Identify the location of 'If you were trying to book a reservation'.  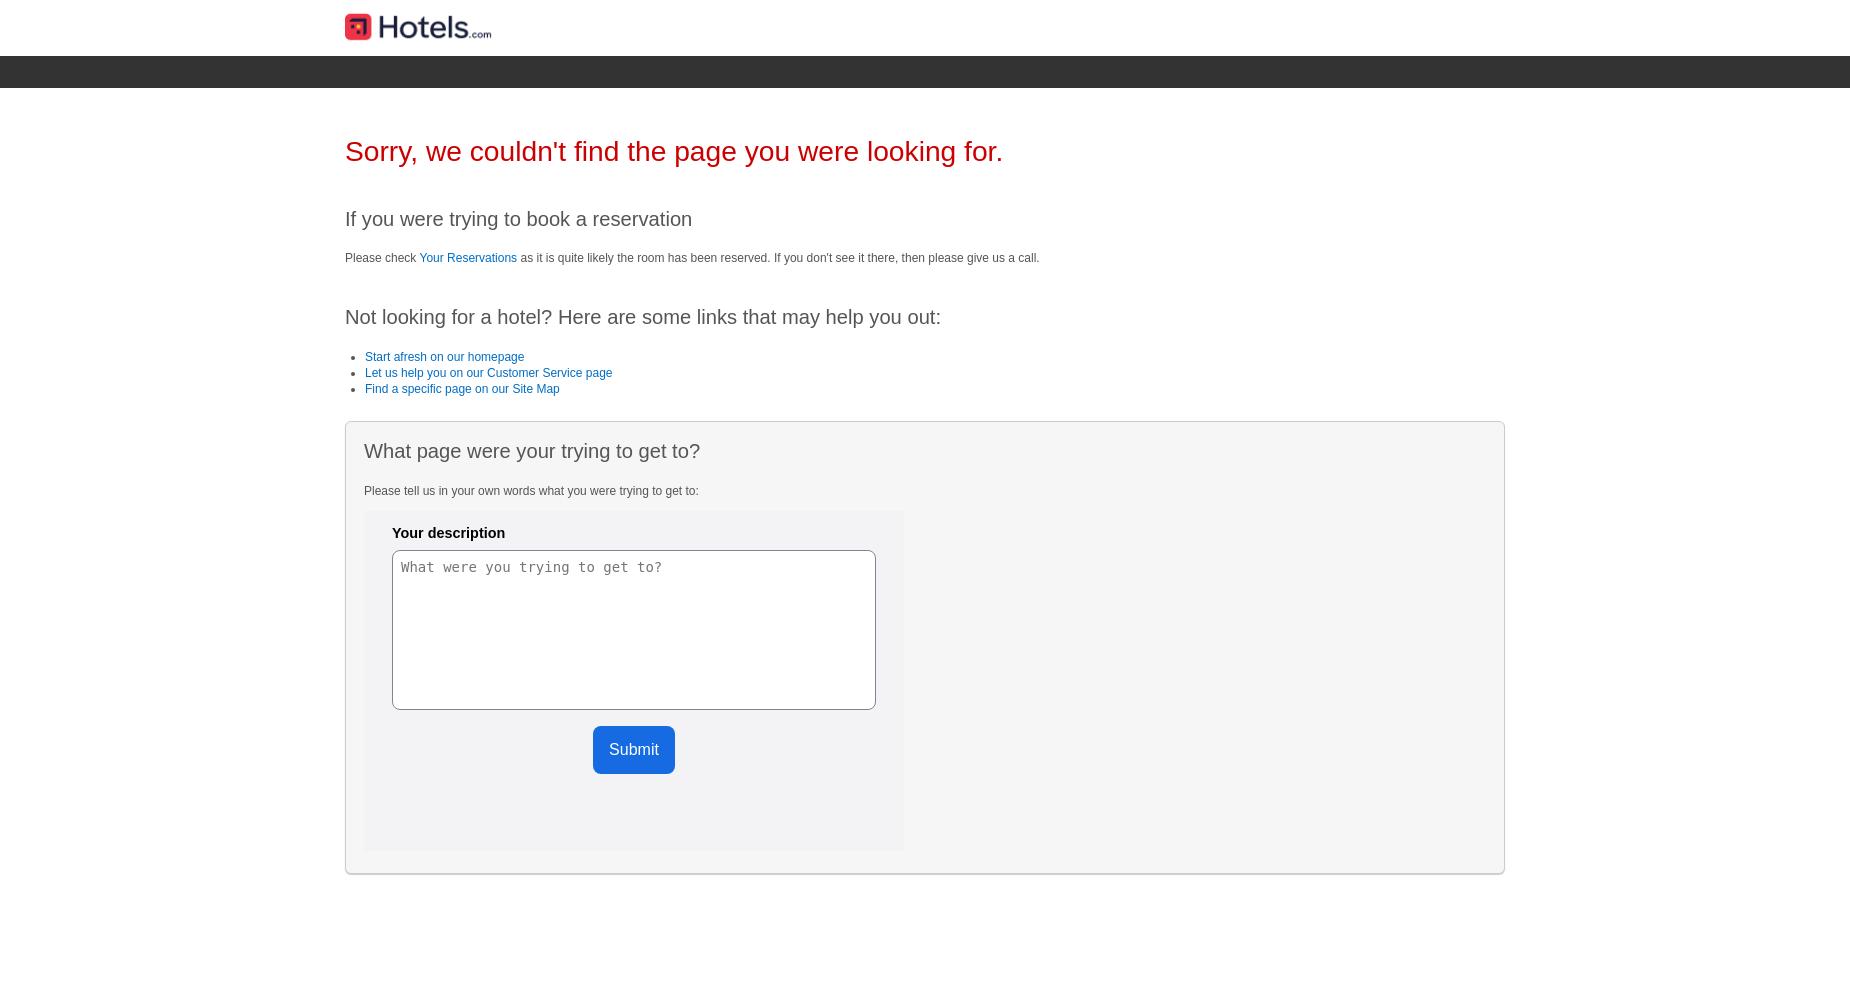
(518, 217).